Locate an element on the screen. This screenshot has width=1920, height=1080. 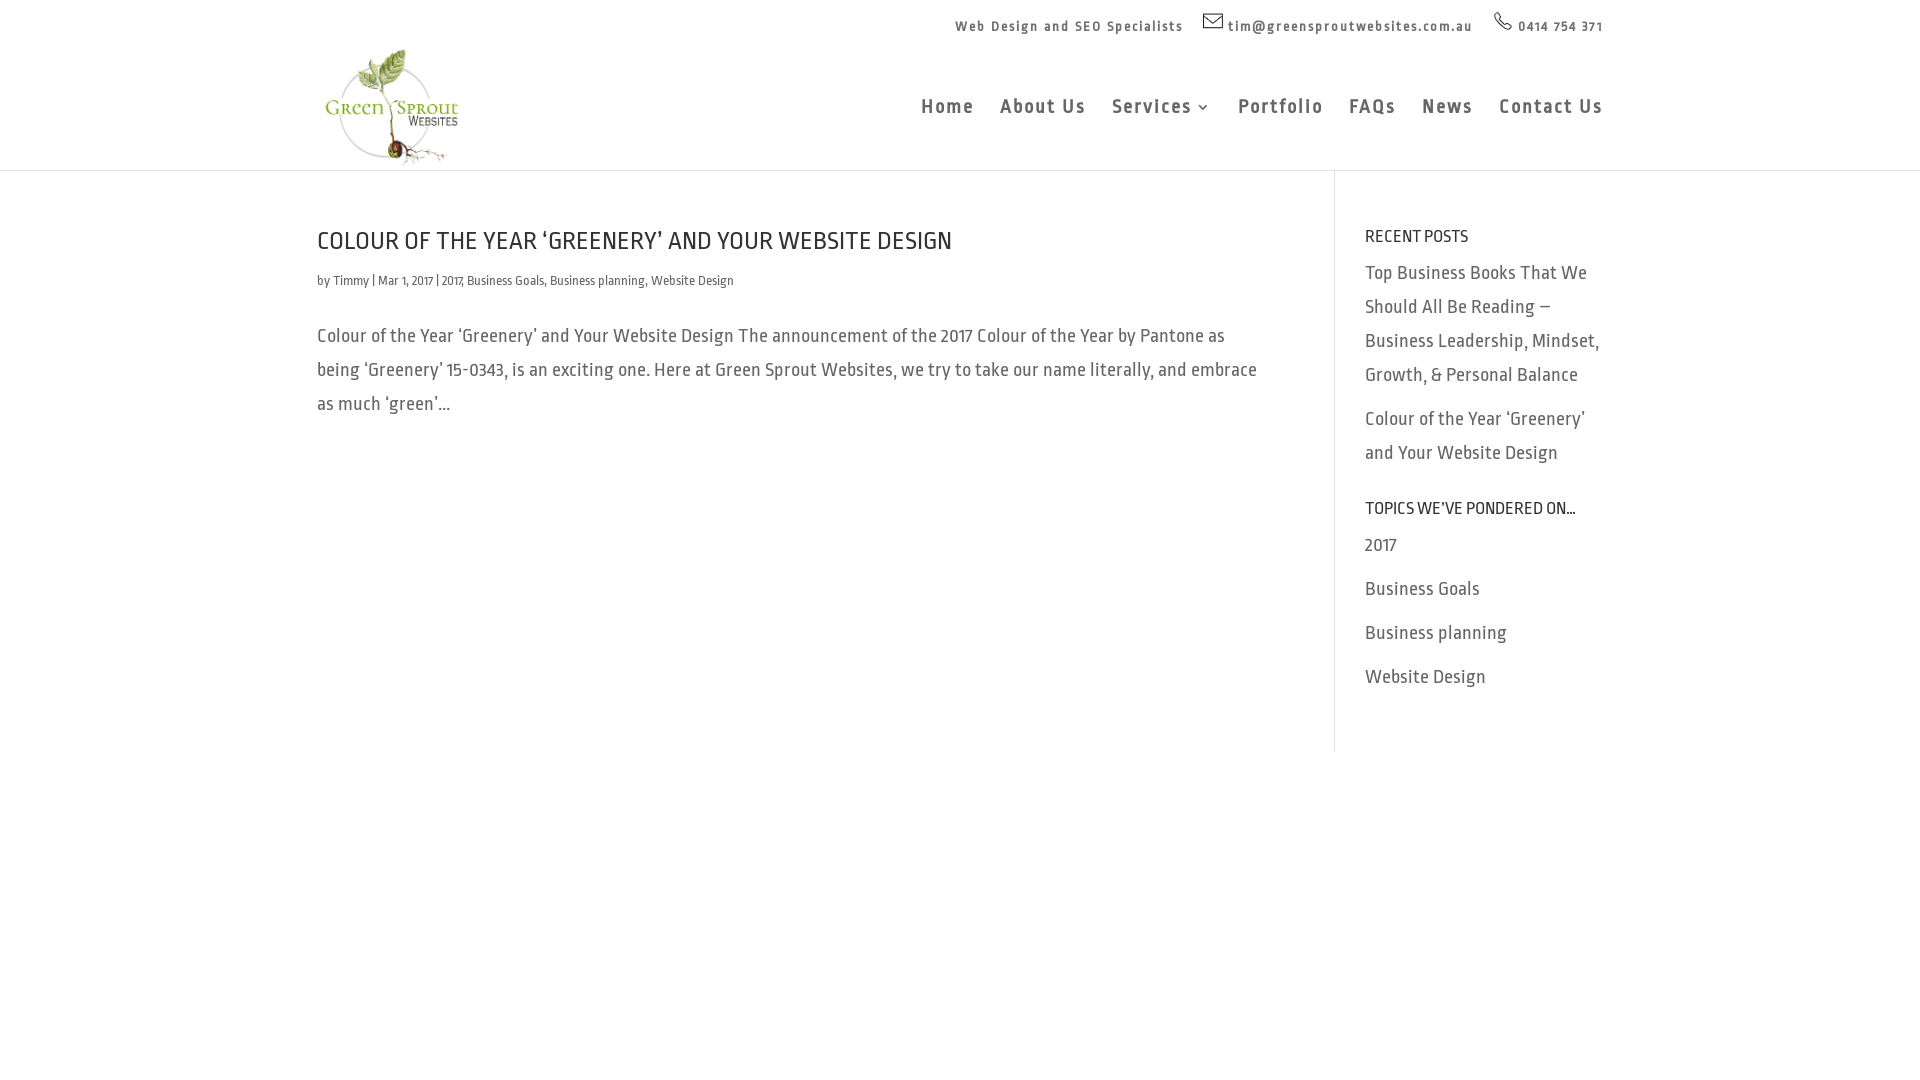
'Services' is located at coordinates (1161, 135).